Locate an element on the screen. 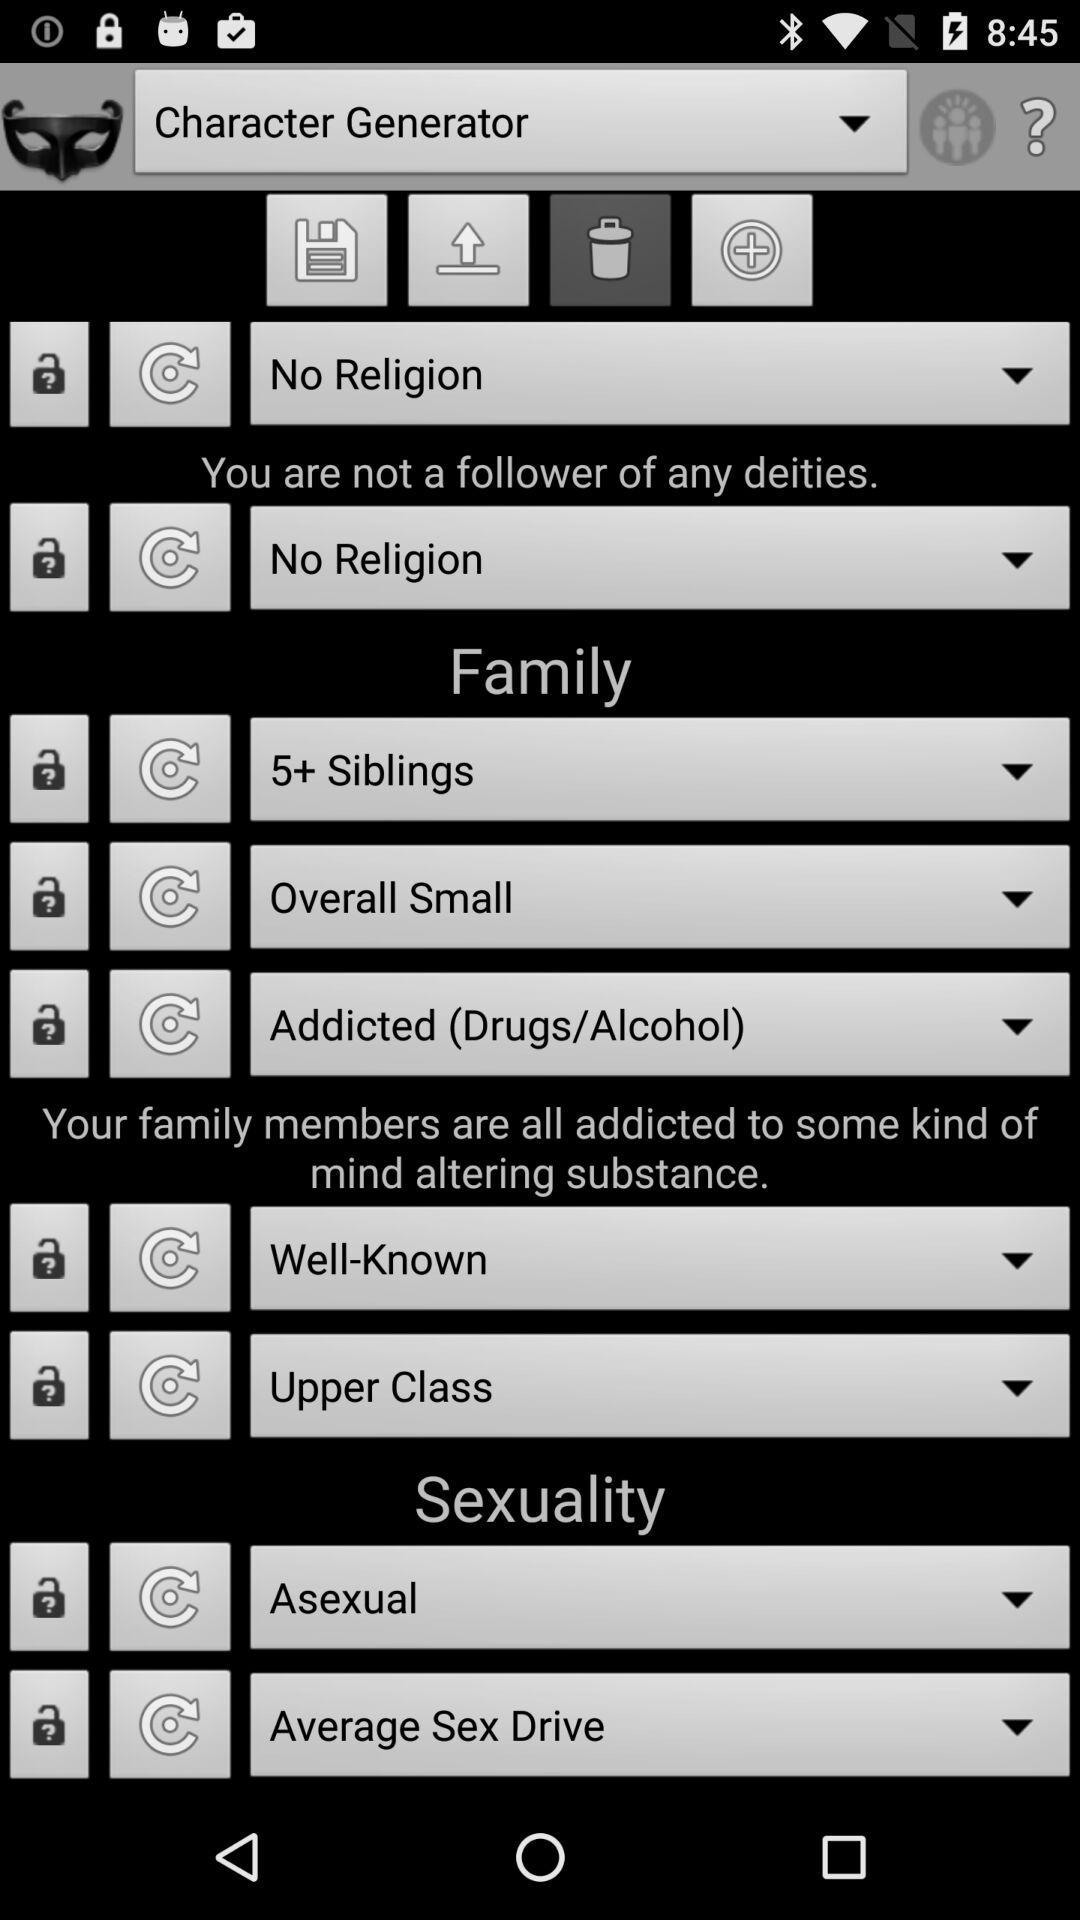 This screenshot has width=1080, height=1920. lock is located at coordinates (48, 382).